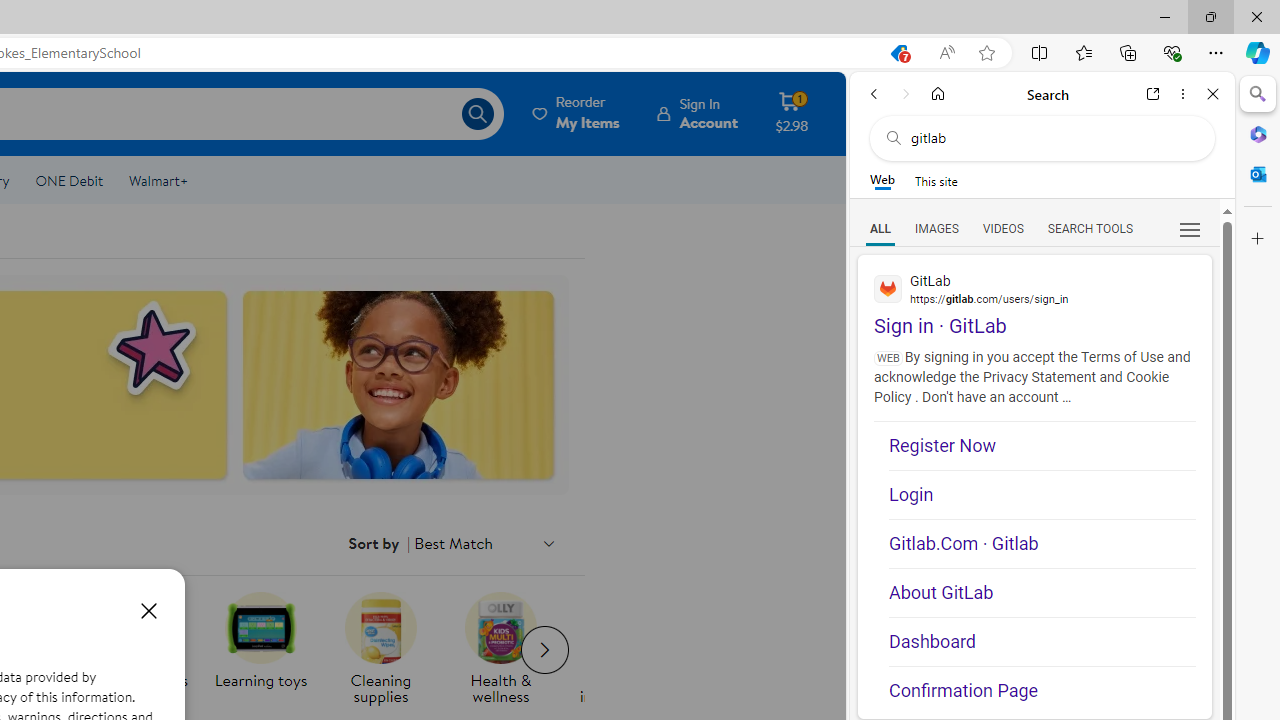  Describe the element at coordinates (887, 288) in the screenshot. I see `'Global web icon'` at that location.